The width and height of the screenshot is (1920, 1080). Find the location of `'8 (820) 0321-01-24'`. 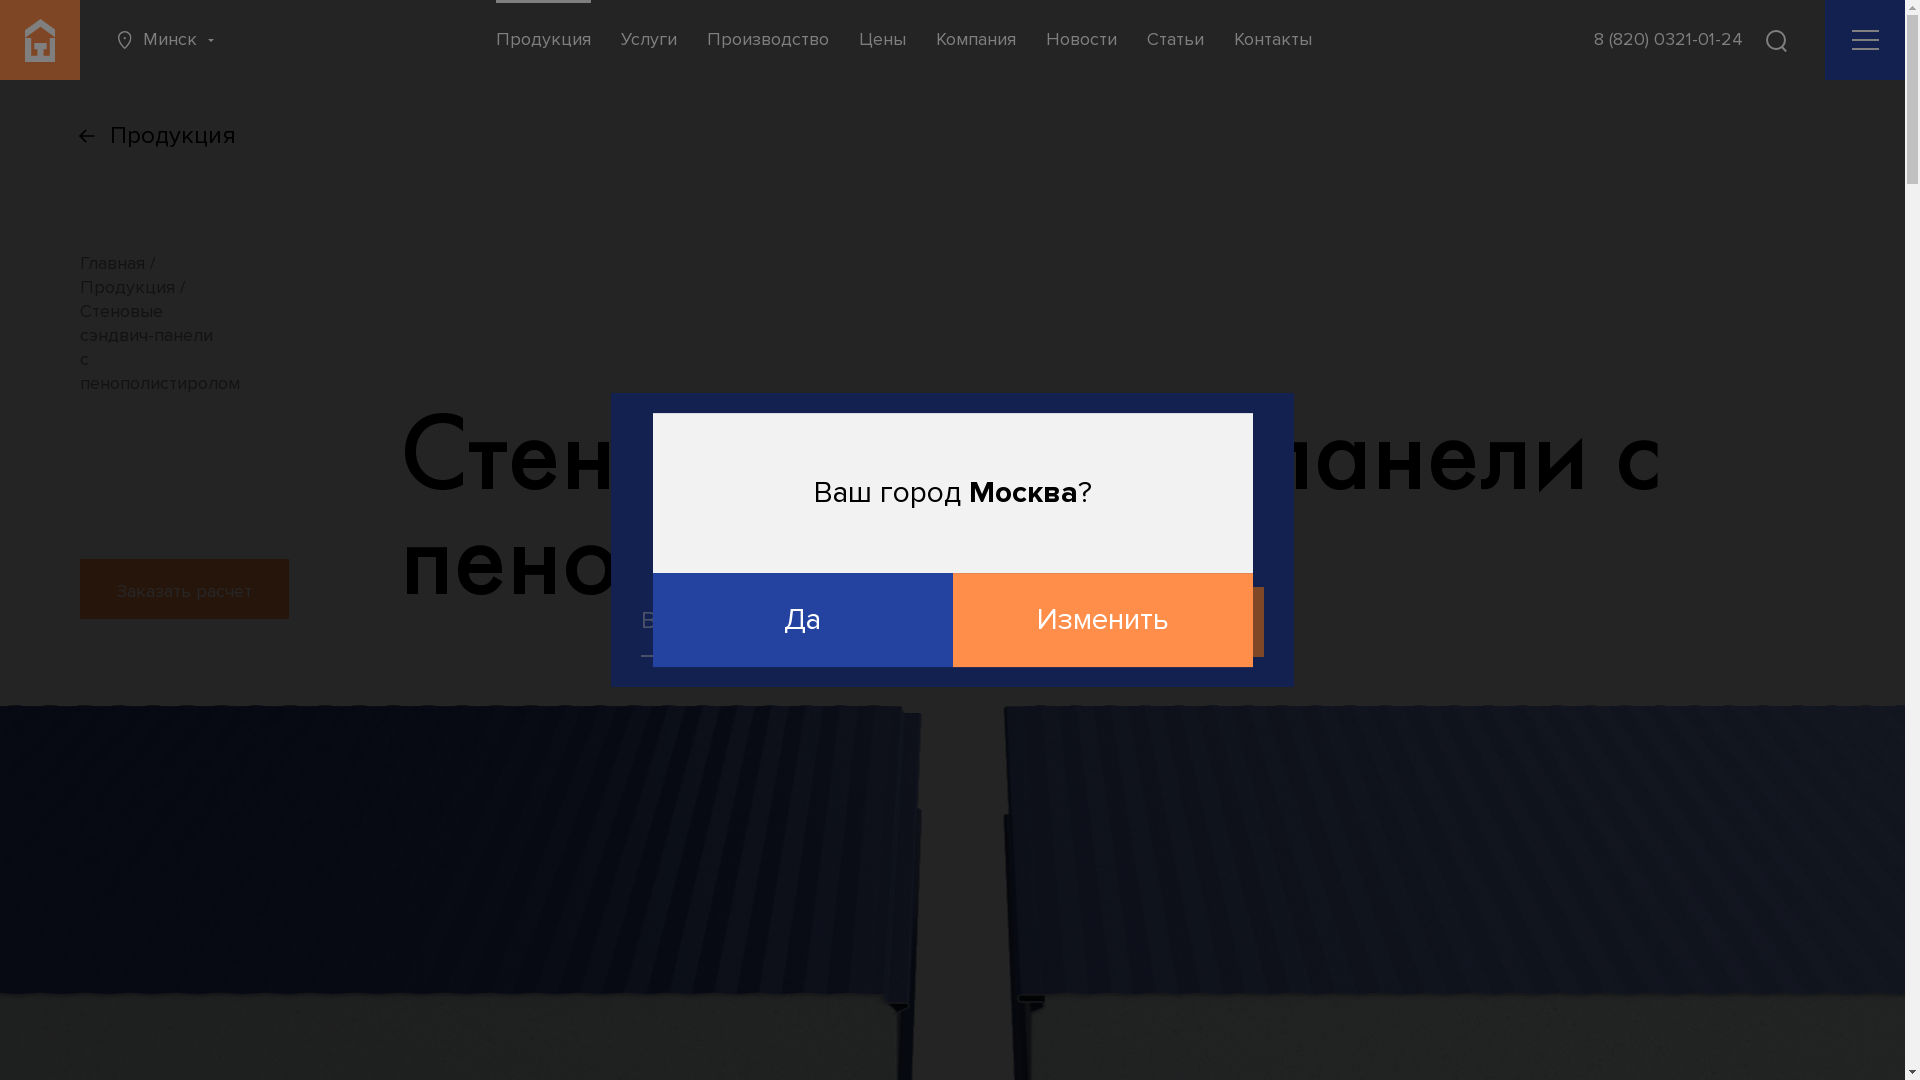

'8 (820) 0321-01-24' is located at coordinates (1592, 39).